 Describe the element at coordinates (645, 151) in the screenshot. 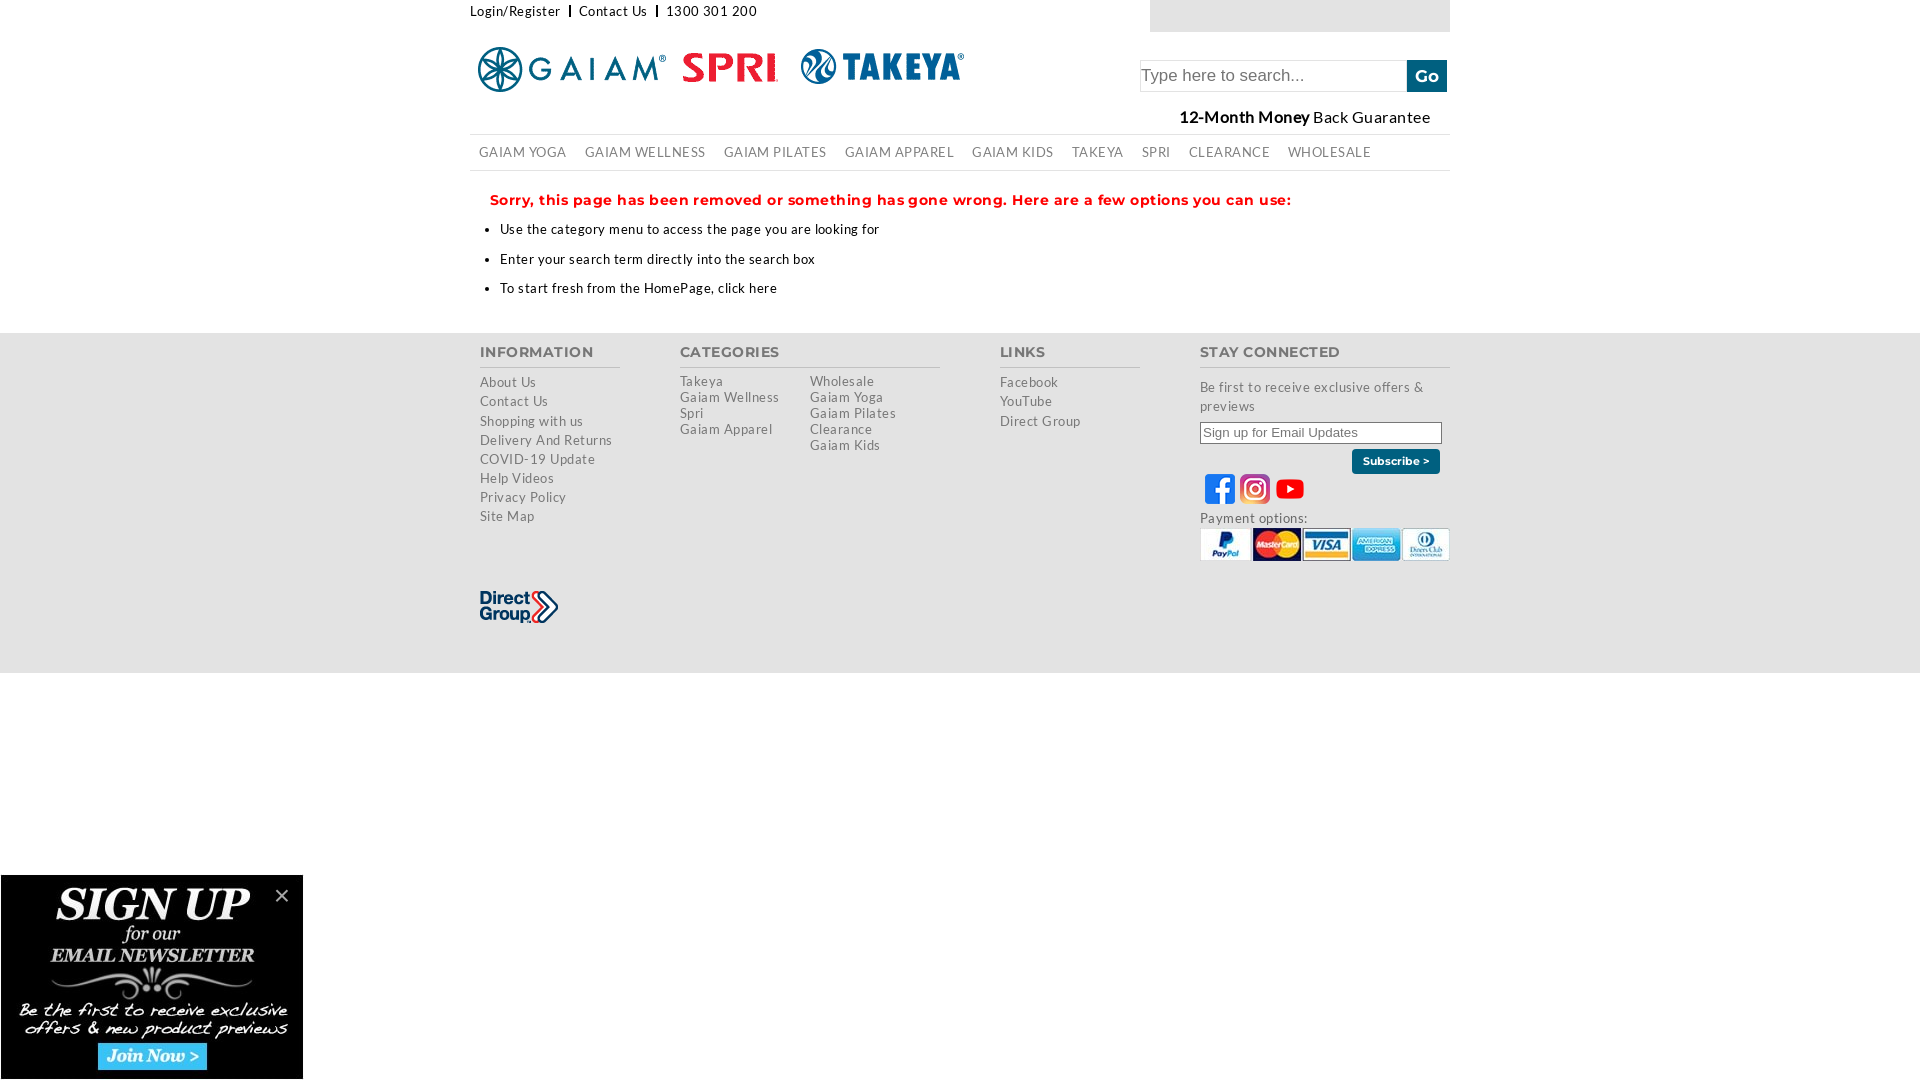

I see `'GAIAM WELLNESS'` at that location.